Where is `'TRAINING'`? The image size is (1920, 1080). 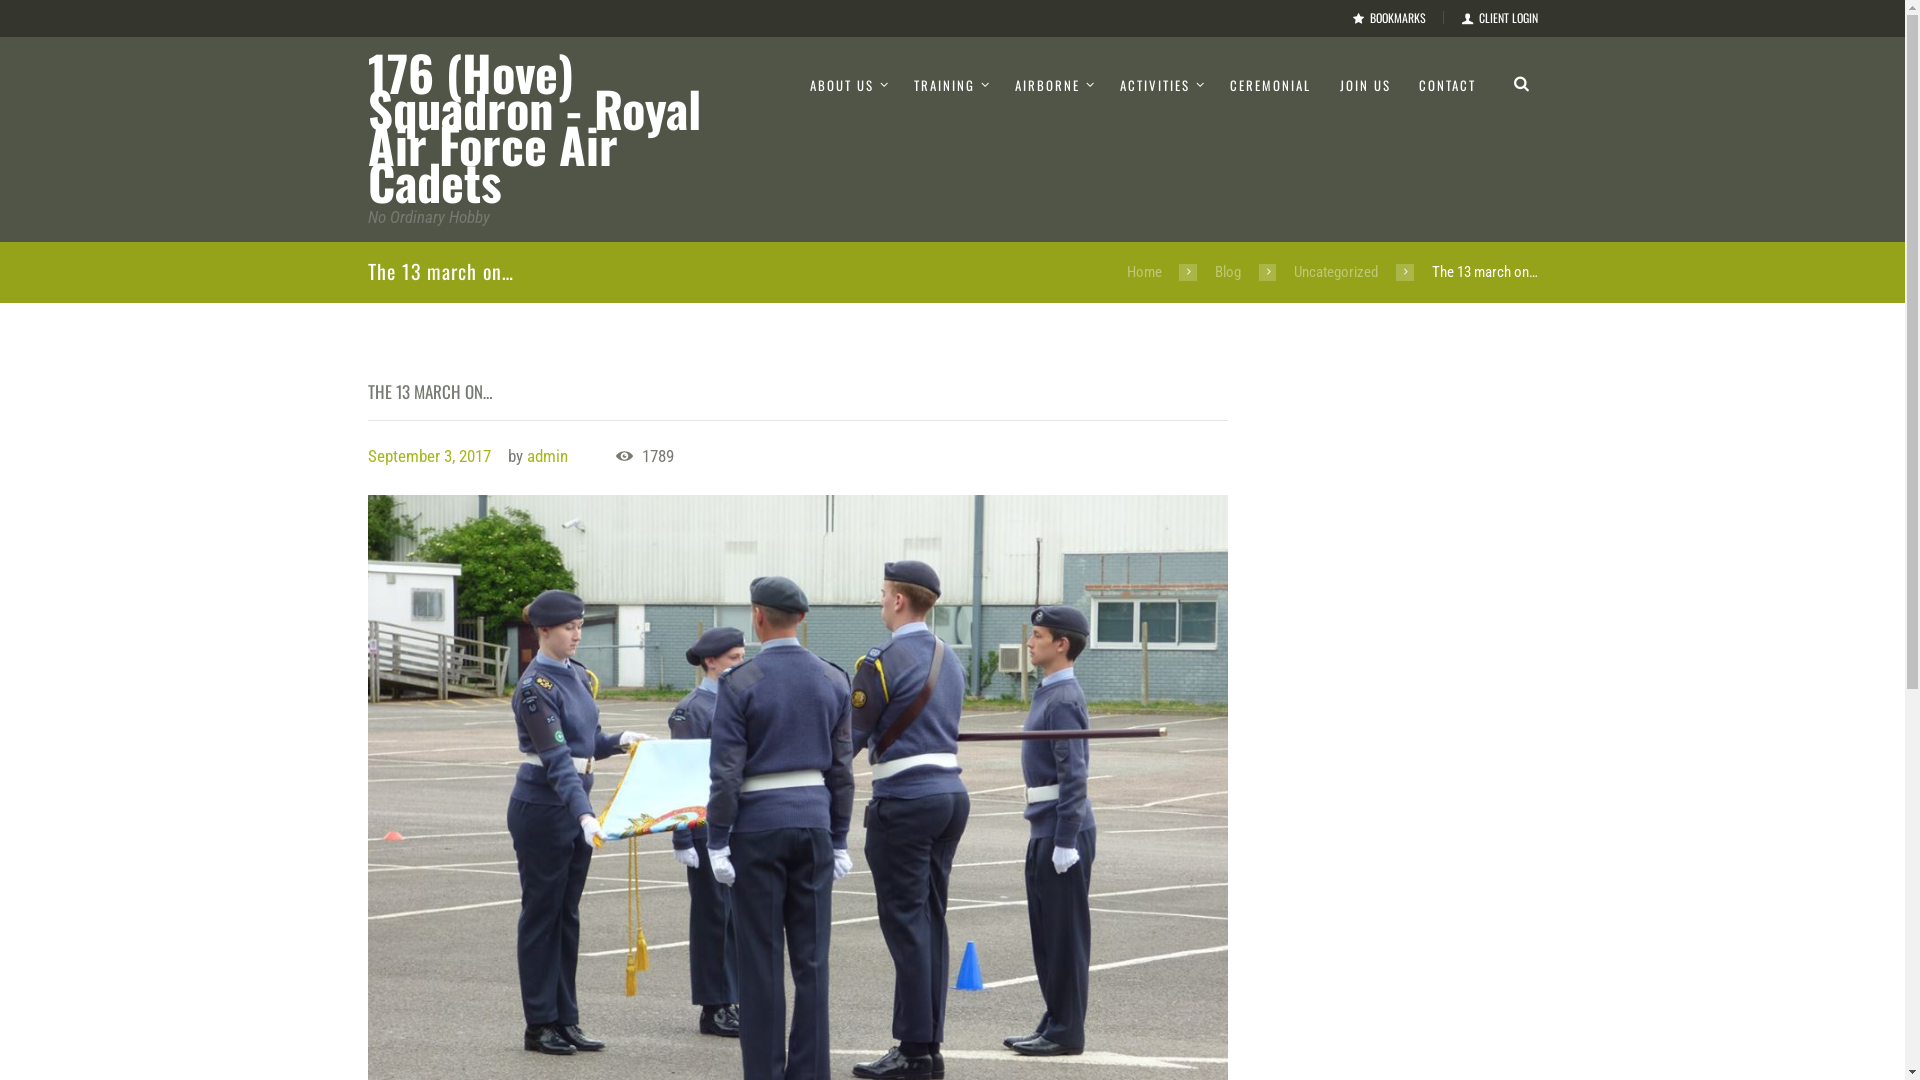
'TRAINING' is located at coordinates (949, 84).